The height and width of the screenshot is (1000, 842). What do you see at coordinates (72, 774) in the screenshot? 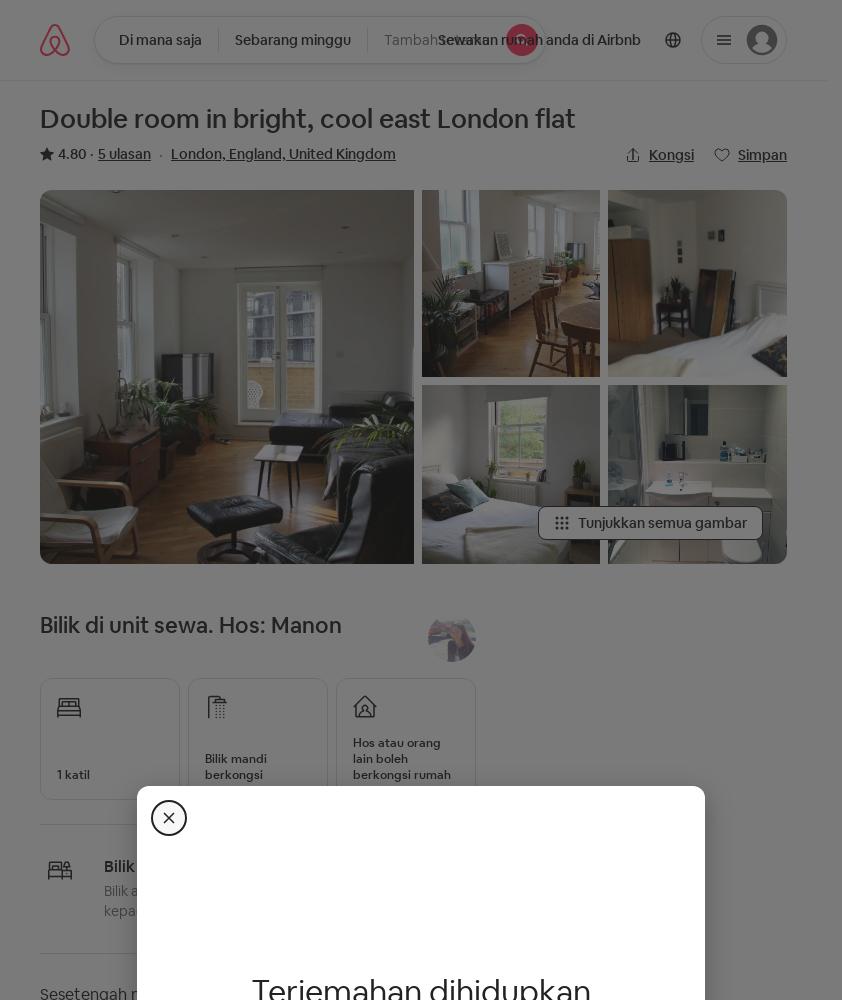
I see `'1 katil'` at bounding box center [72, 774].